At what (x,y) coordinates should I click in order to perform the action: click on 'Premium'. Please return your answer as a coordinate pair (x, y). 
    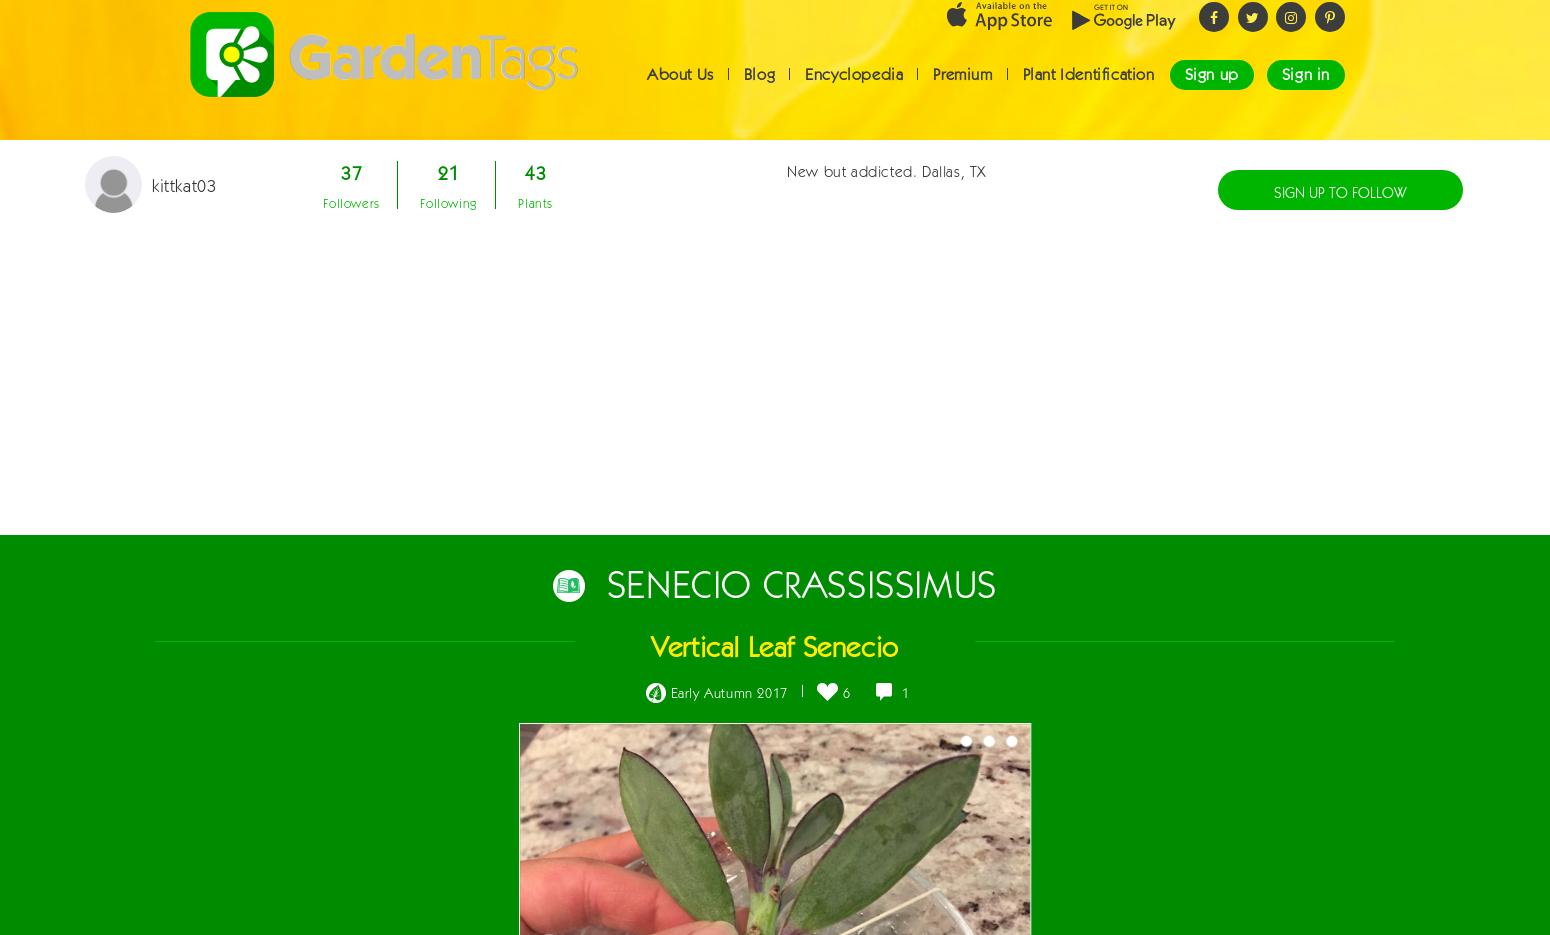
    Looking at the image, I should click on (931, 91).